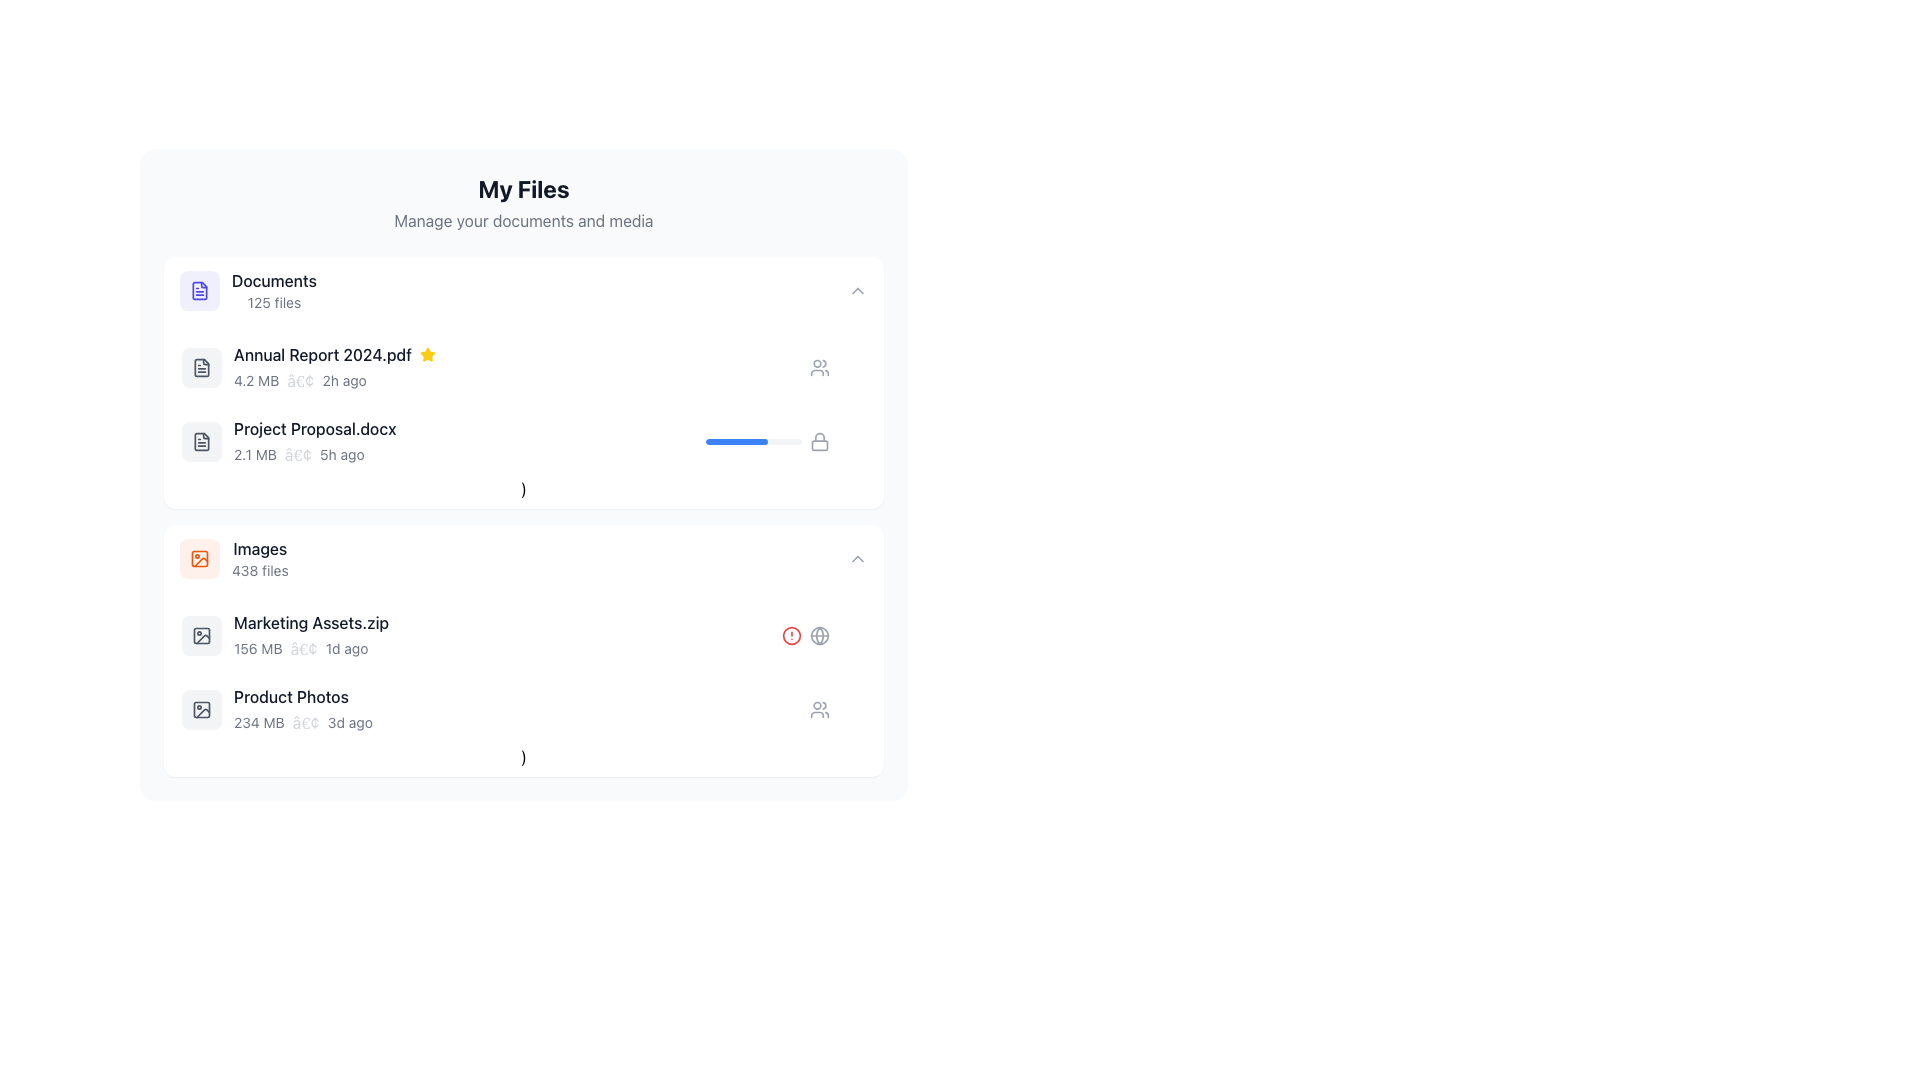  What do you see at coordinates (200, 559) in the screenshot?
I see `the small square-shaped icon with rounded corners and light orange background representing the image category, located to the left of the 'Images' label under 'My Files'` at bounding box center [200, 559].